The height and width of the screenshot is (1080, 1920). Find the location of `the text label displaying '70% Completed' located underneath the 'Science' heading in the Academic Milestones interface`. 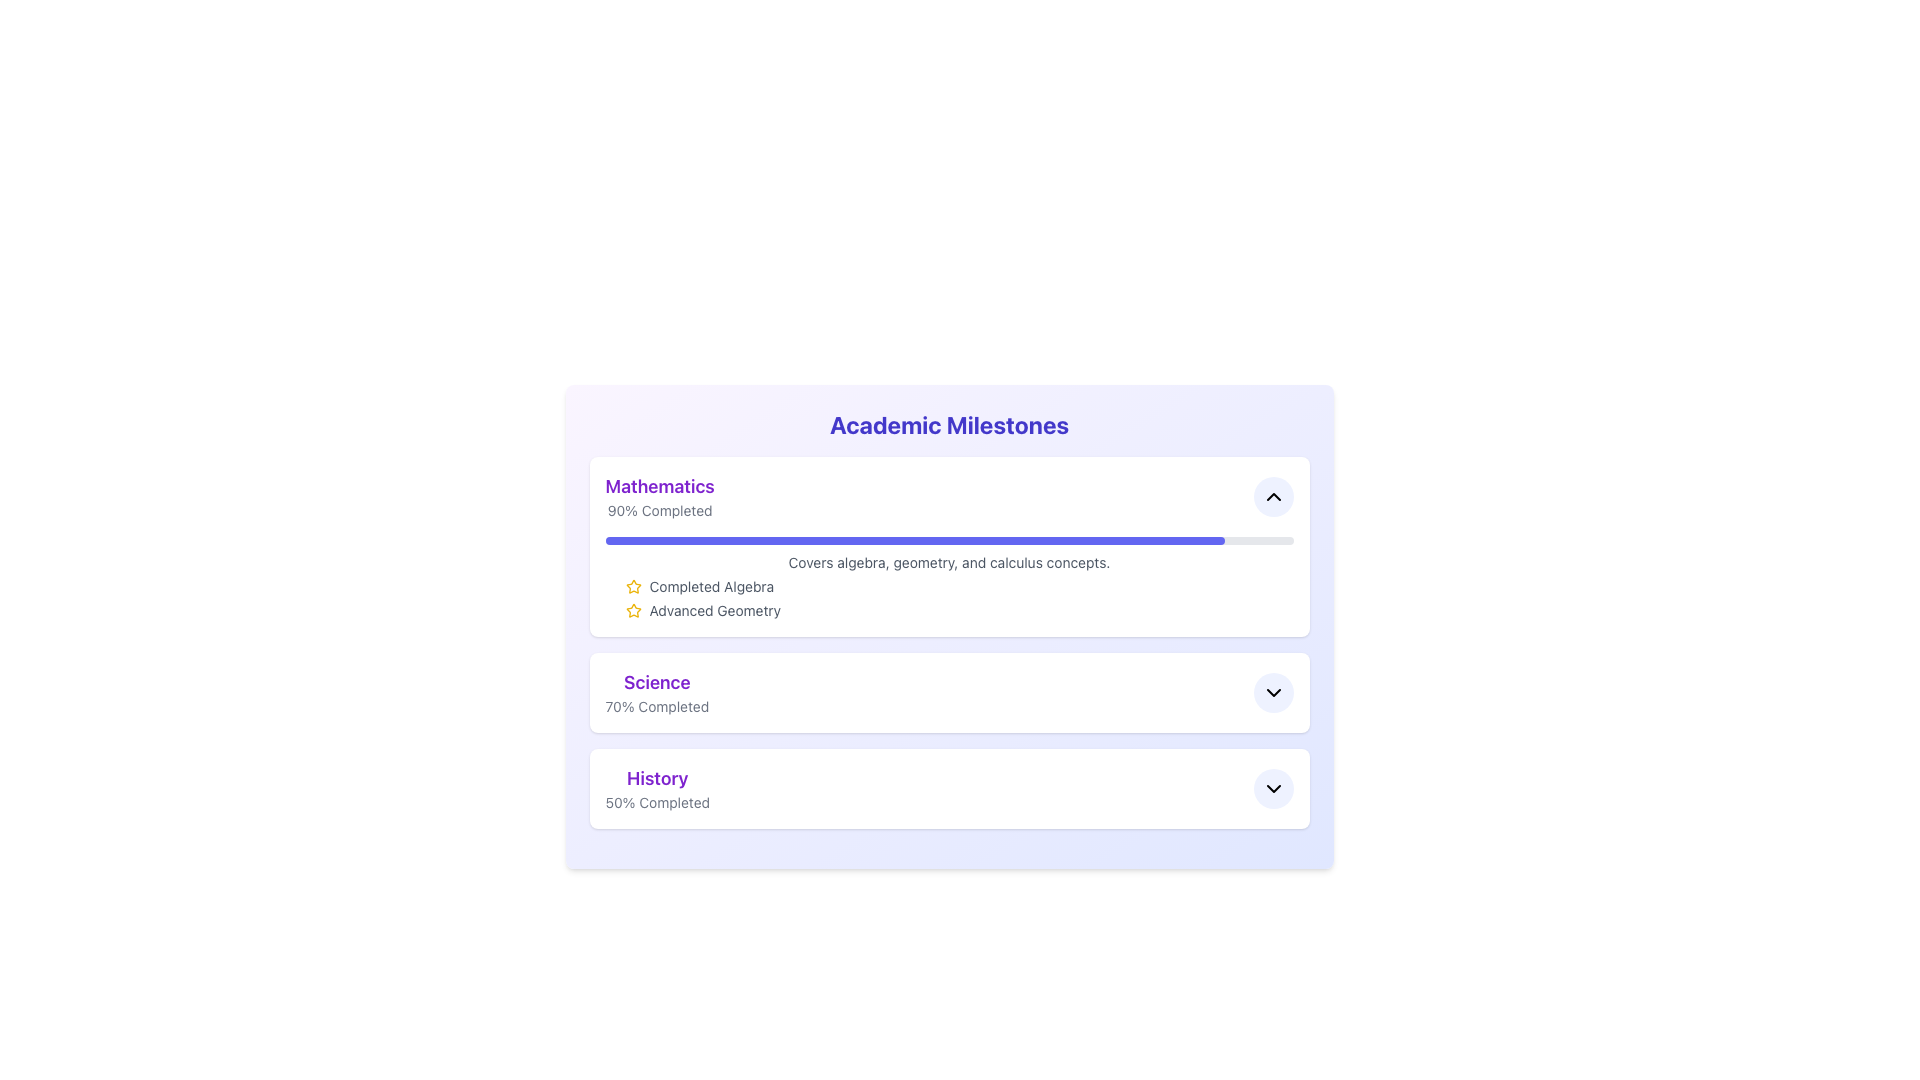

the text label displaying '70% Completed' located underneath the 'Science' heading in the Academic Milestones interface is located at coordinates (657, 705).